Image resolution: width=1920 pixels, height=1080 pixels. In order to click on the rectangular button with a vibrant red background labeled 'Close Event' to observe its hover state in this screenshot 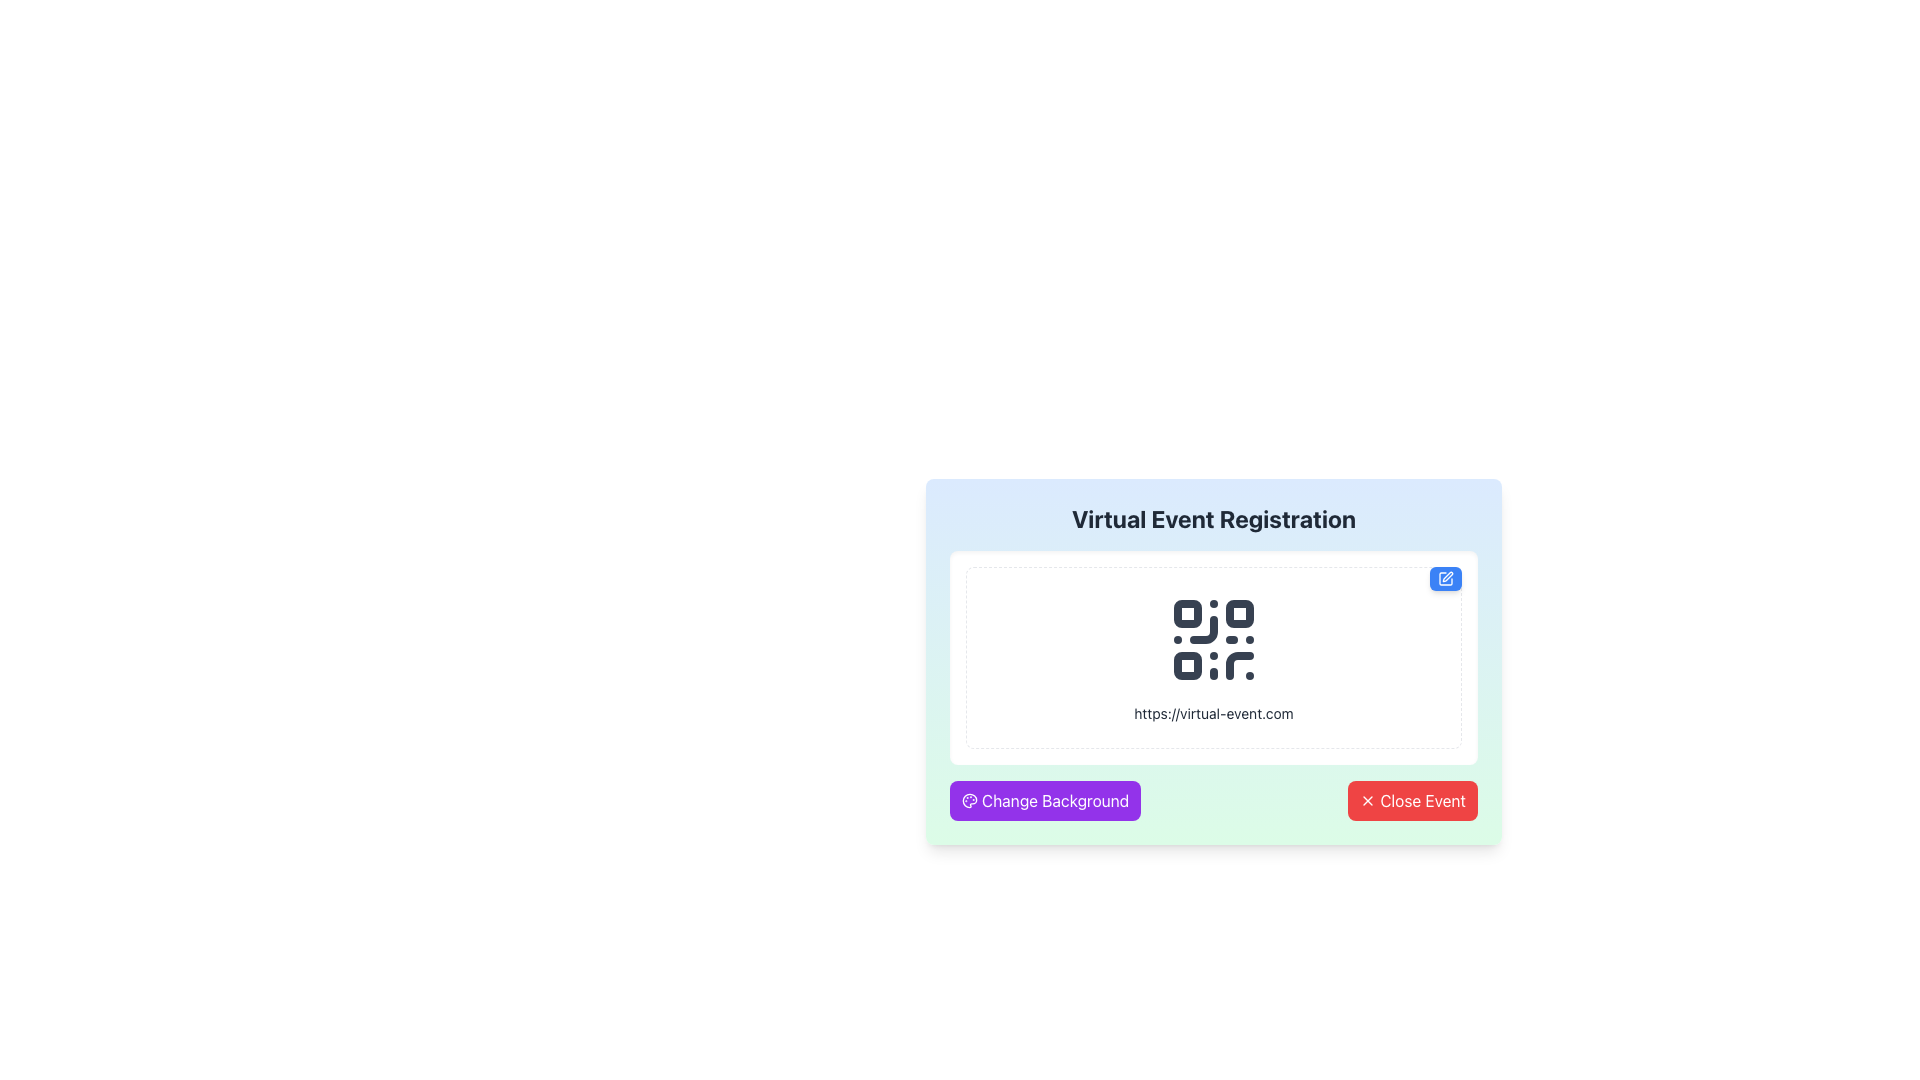, I will do `click(1412, 800)`.